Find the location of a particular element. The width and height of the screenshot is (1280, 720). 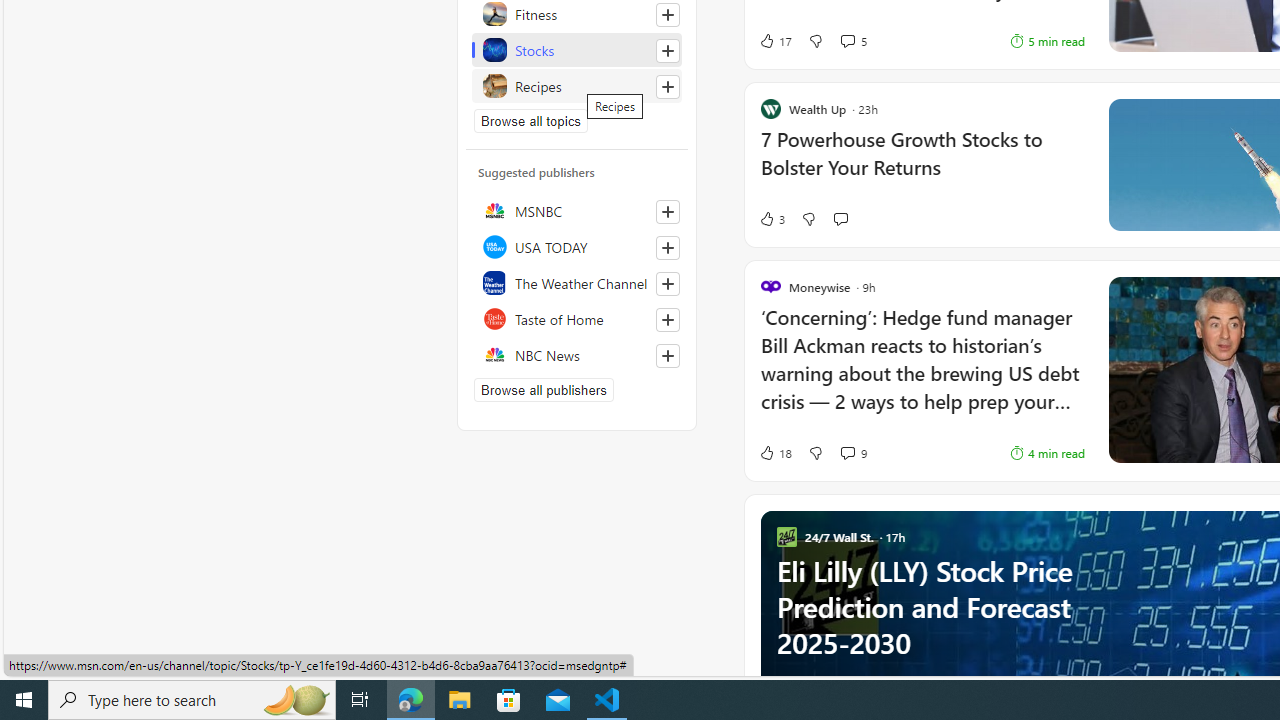

'Browse all topics' is located at coordinates (531, 120).